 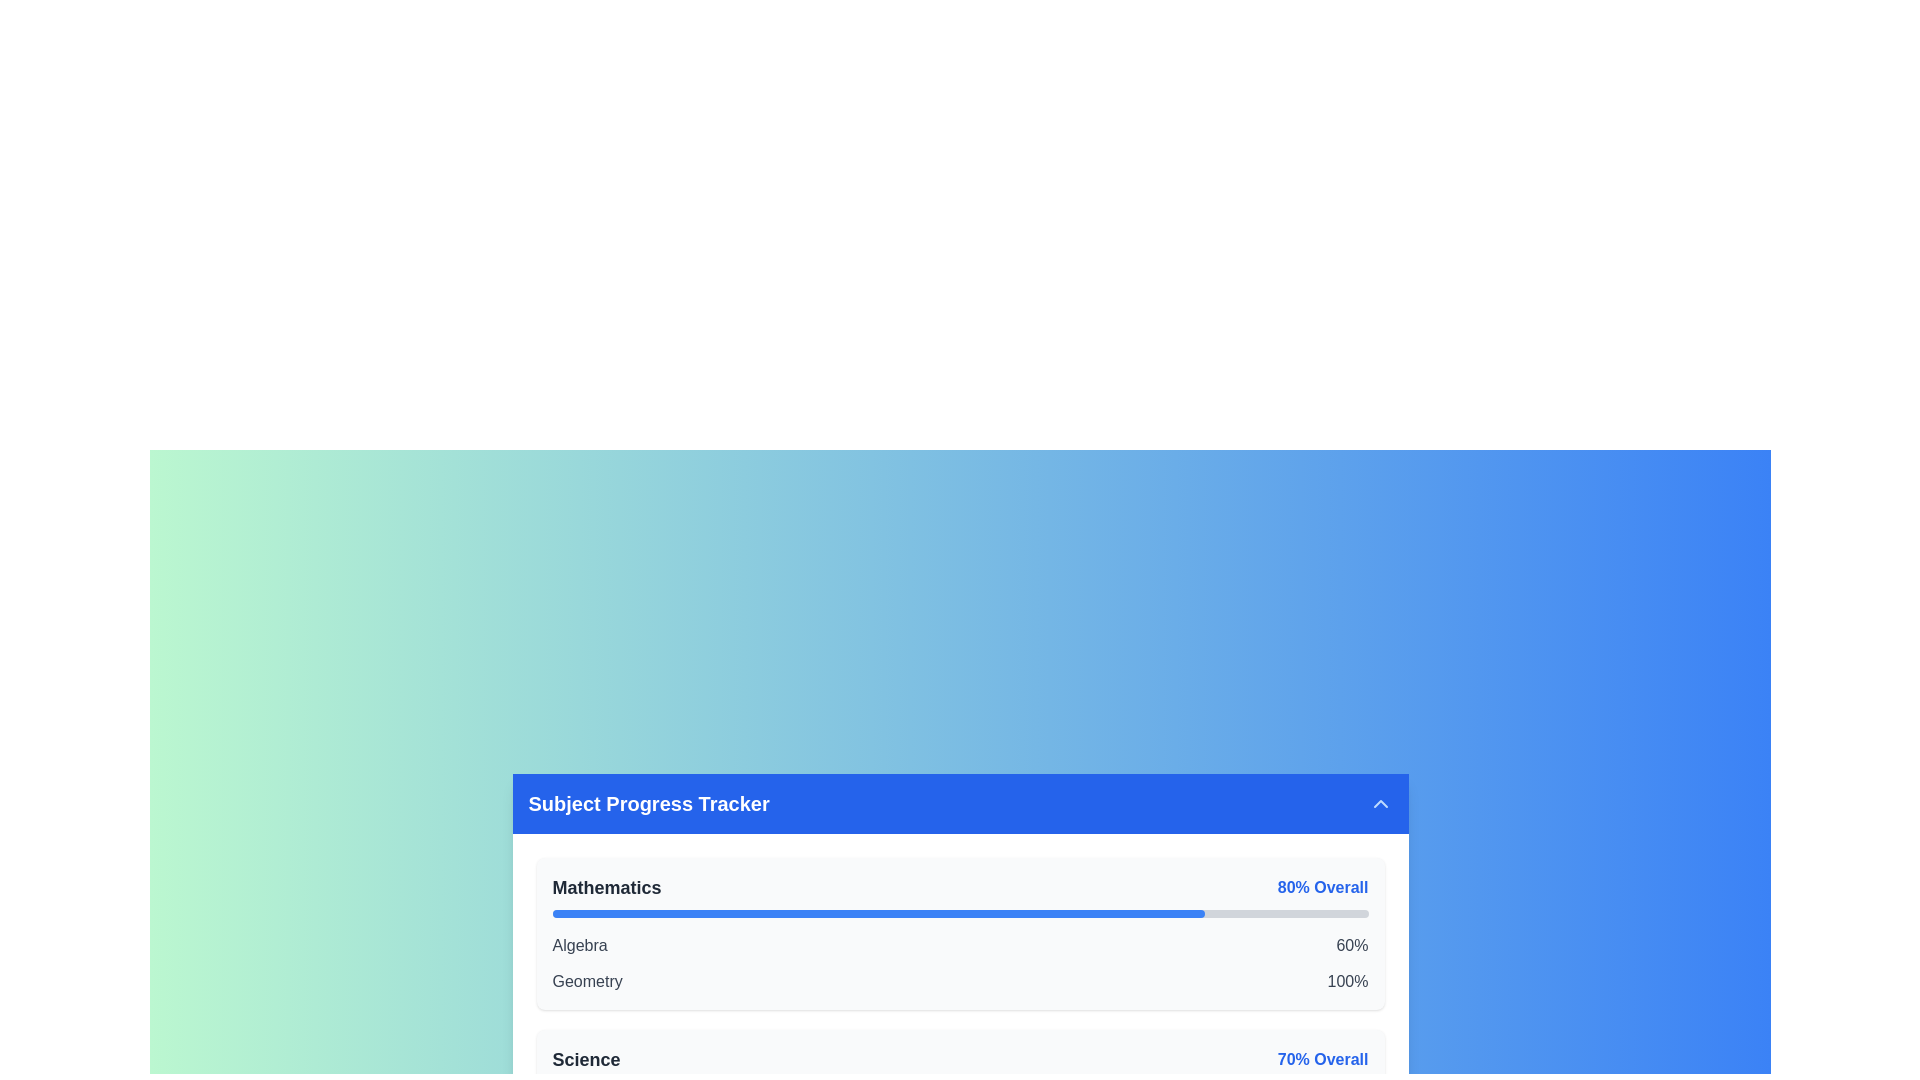 What do you see at coordinates (585, 1059) in the screenshot?
I see `the 'Science' text label, which indicates a subject or category in the progress tracker` at bounding box center [585, 1059].